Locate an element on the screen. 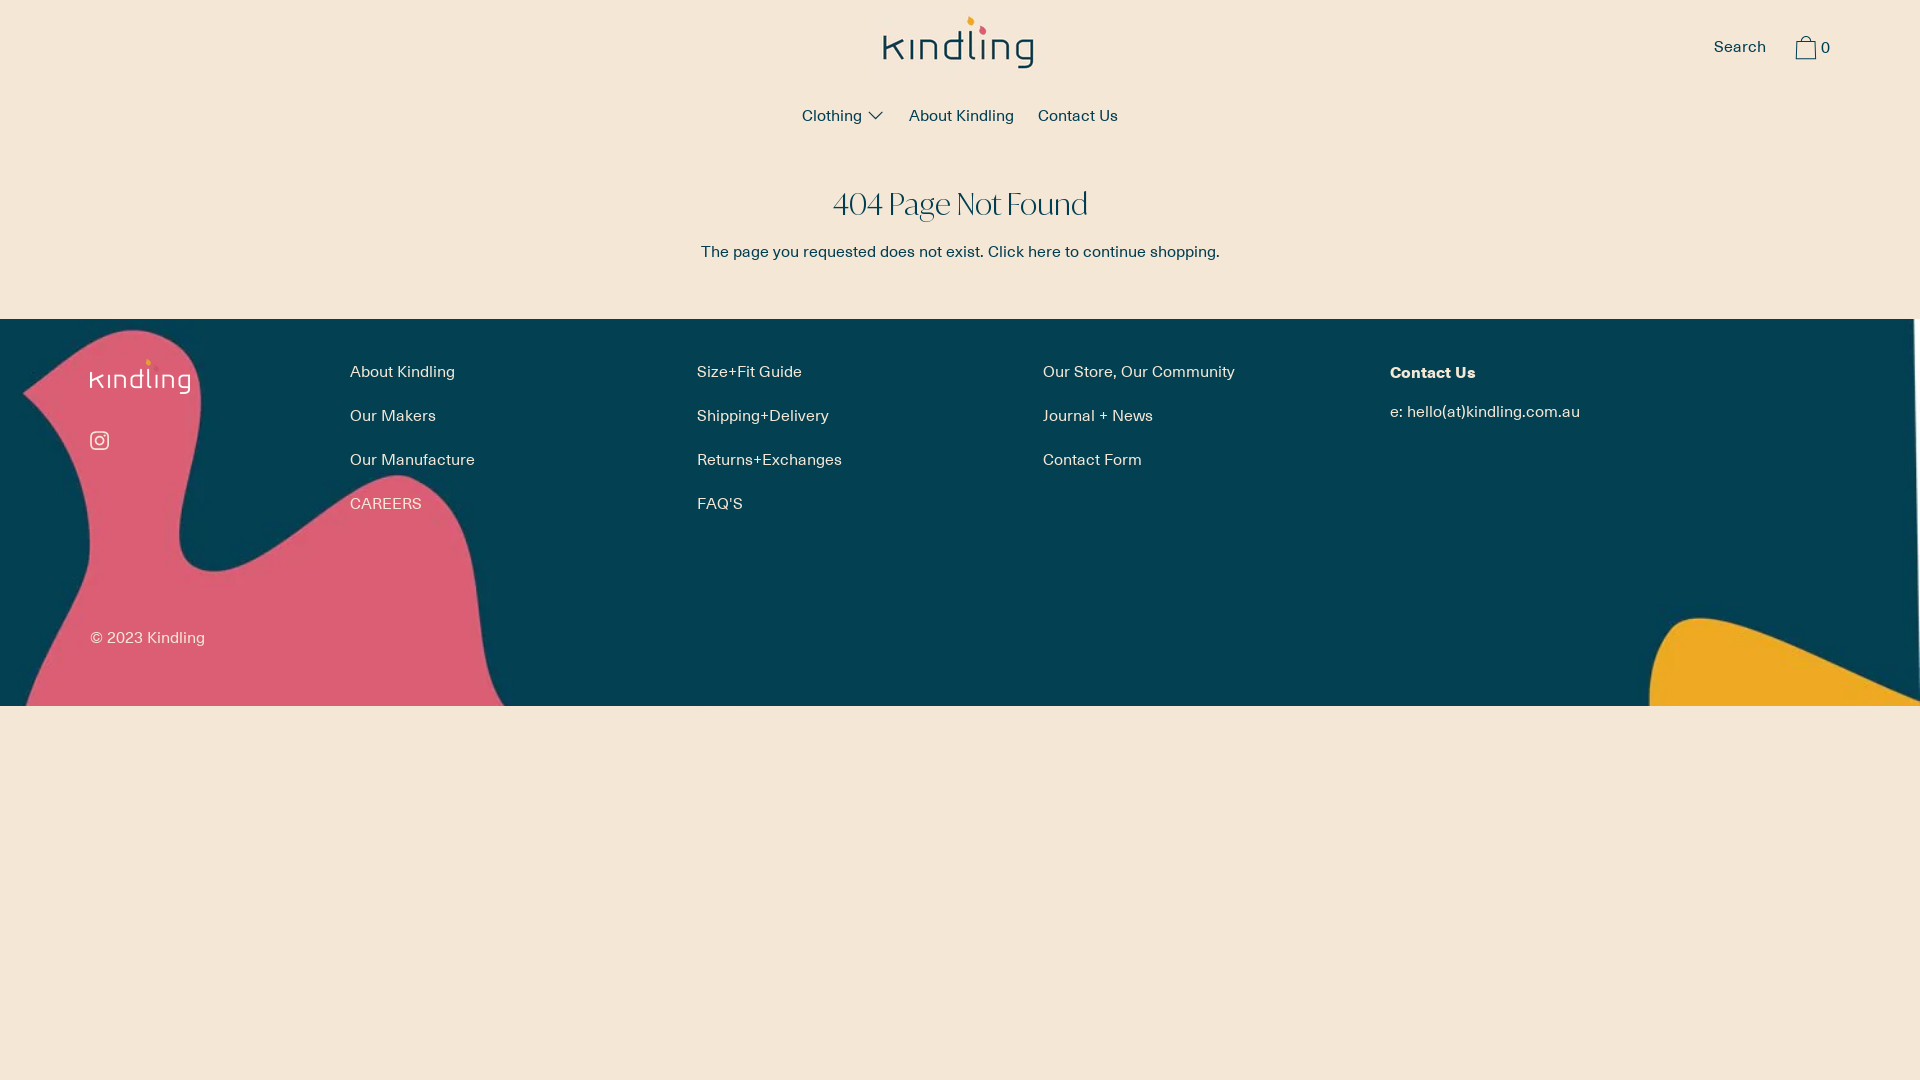 The image size is (1920, 1080). '0' is located at coordinates (1809, 49).